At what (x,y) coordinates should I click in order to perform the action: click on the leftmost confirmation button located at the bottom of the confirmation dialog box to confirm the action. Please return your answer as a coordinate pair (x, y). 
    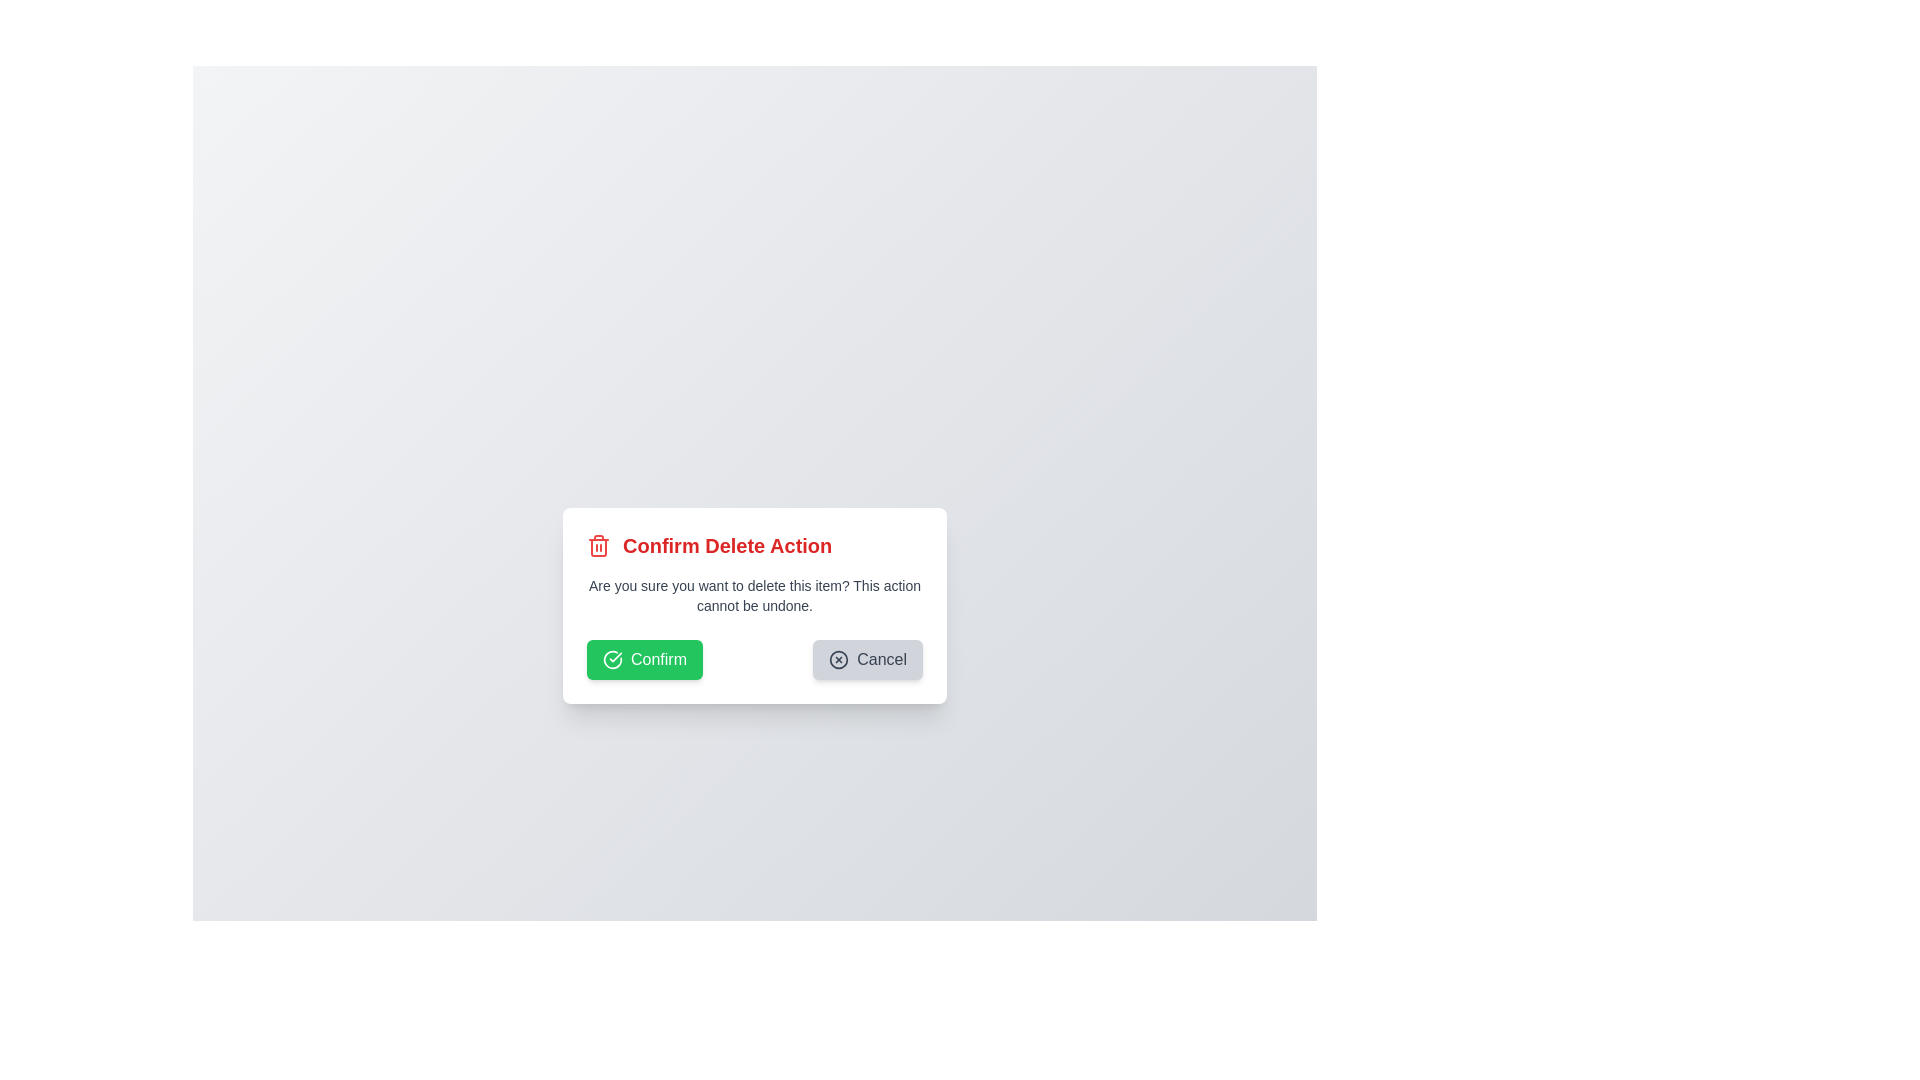
    Looking at the image, I should click on (644, 659).